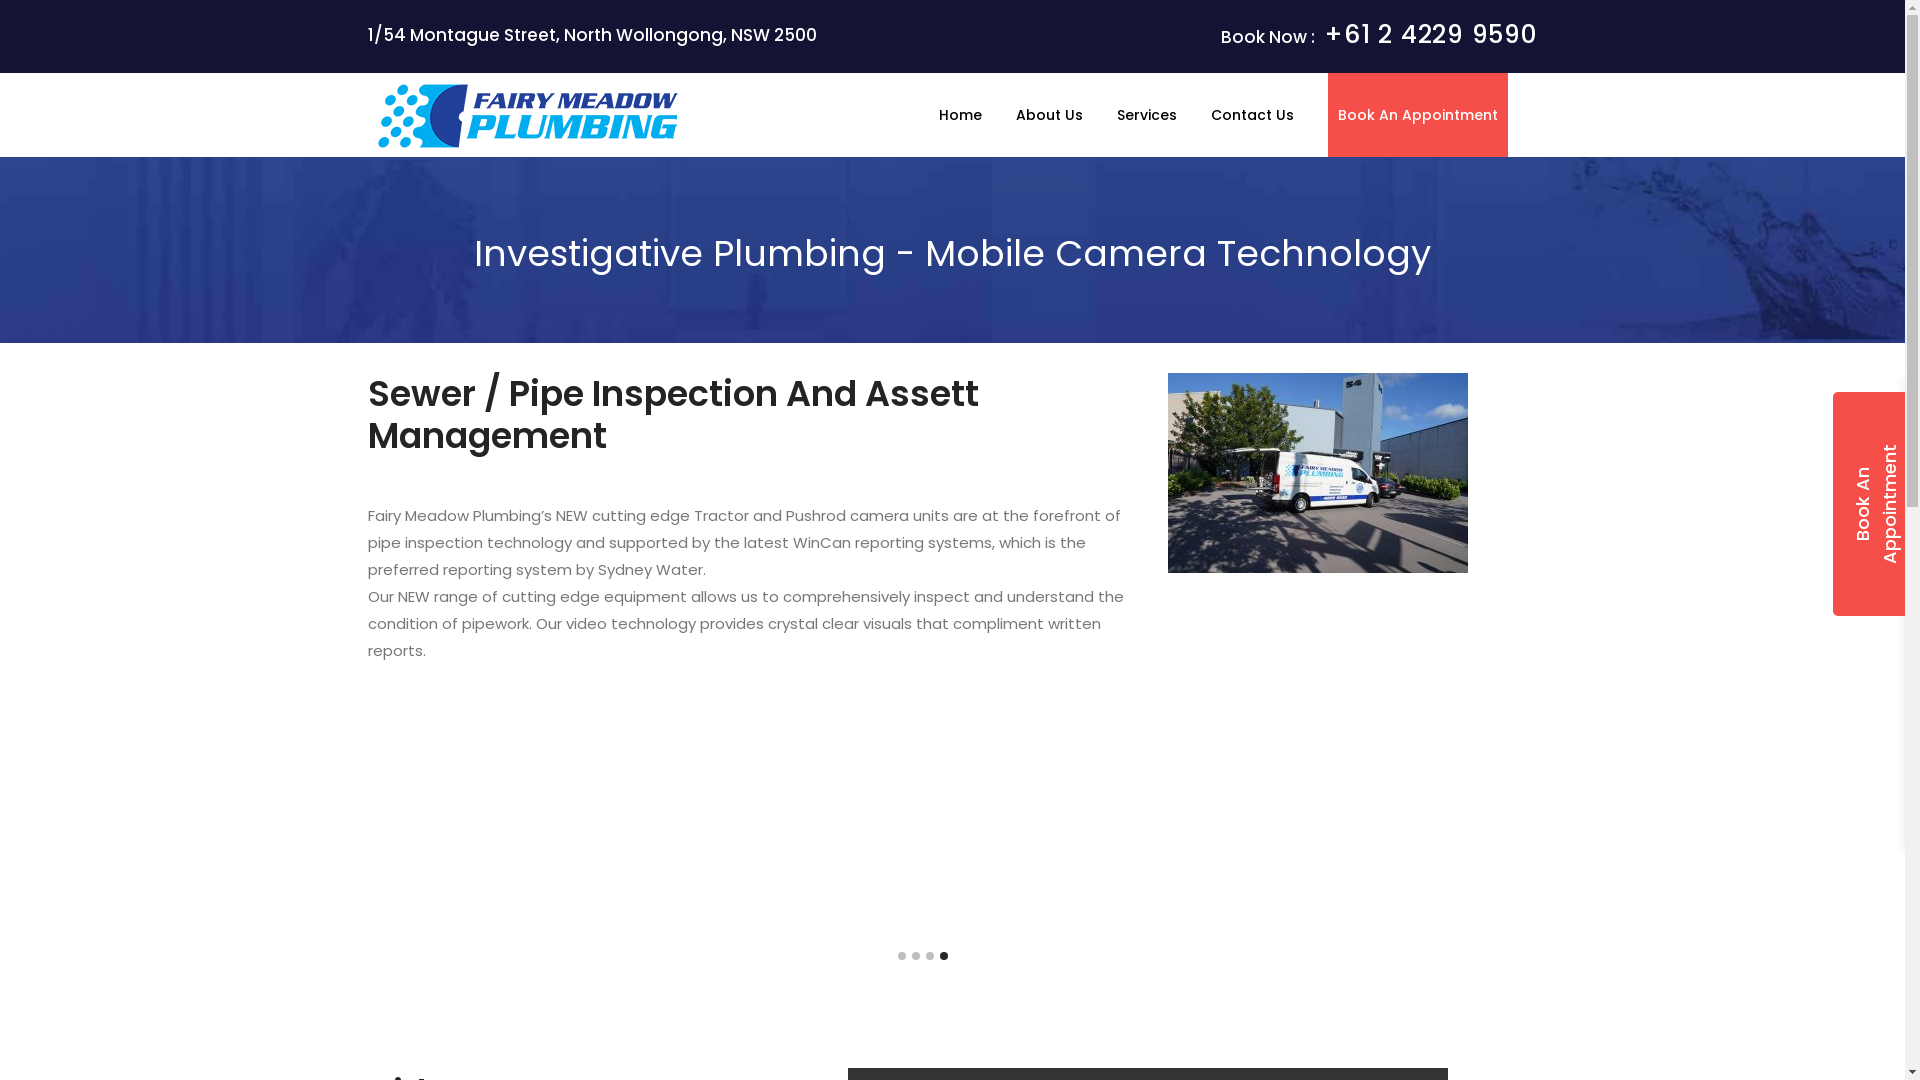  I want to click on 'Fixnox', so click(528, 118).